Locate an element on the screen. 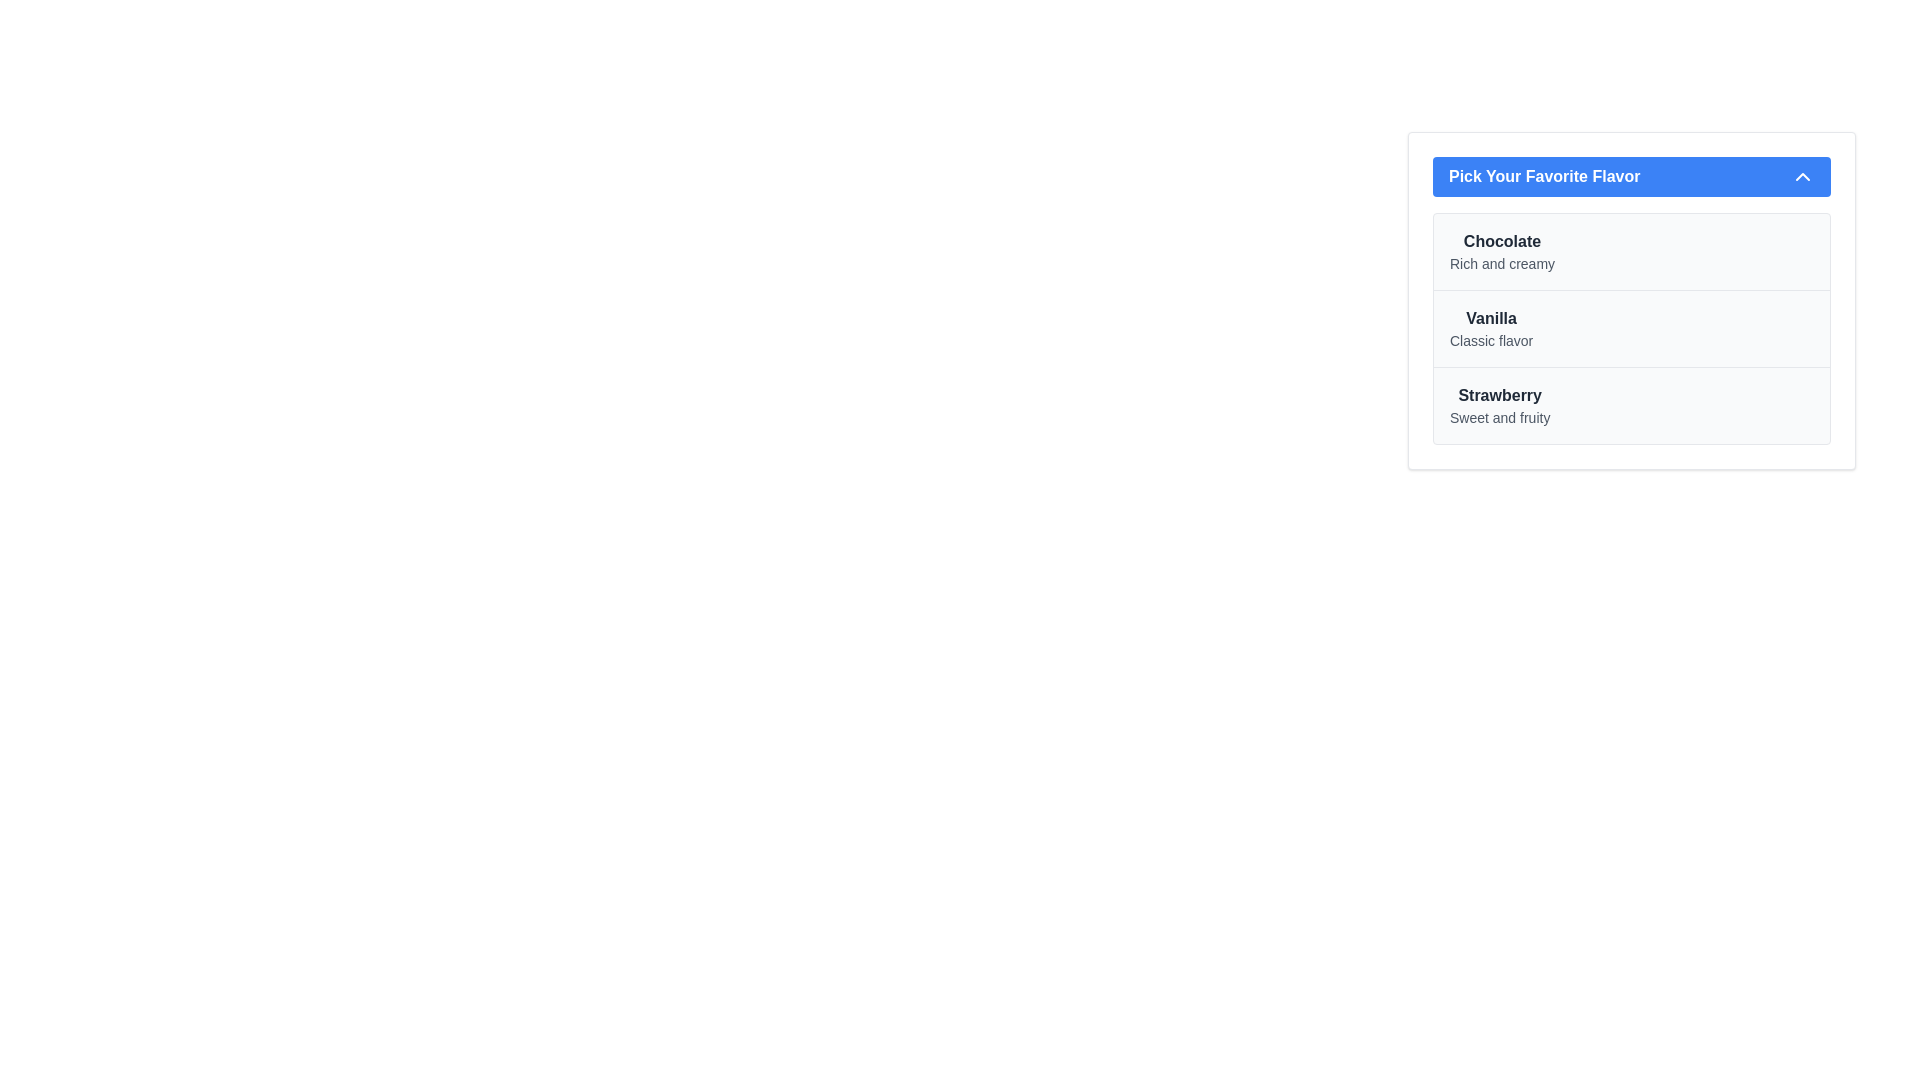 The width and height of the screenshot is (1920, 1080). the text label stating 'Pick Your Favorite Flavor' which is styled in bold white text on a blue background is located at coordinates (1543, 176).